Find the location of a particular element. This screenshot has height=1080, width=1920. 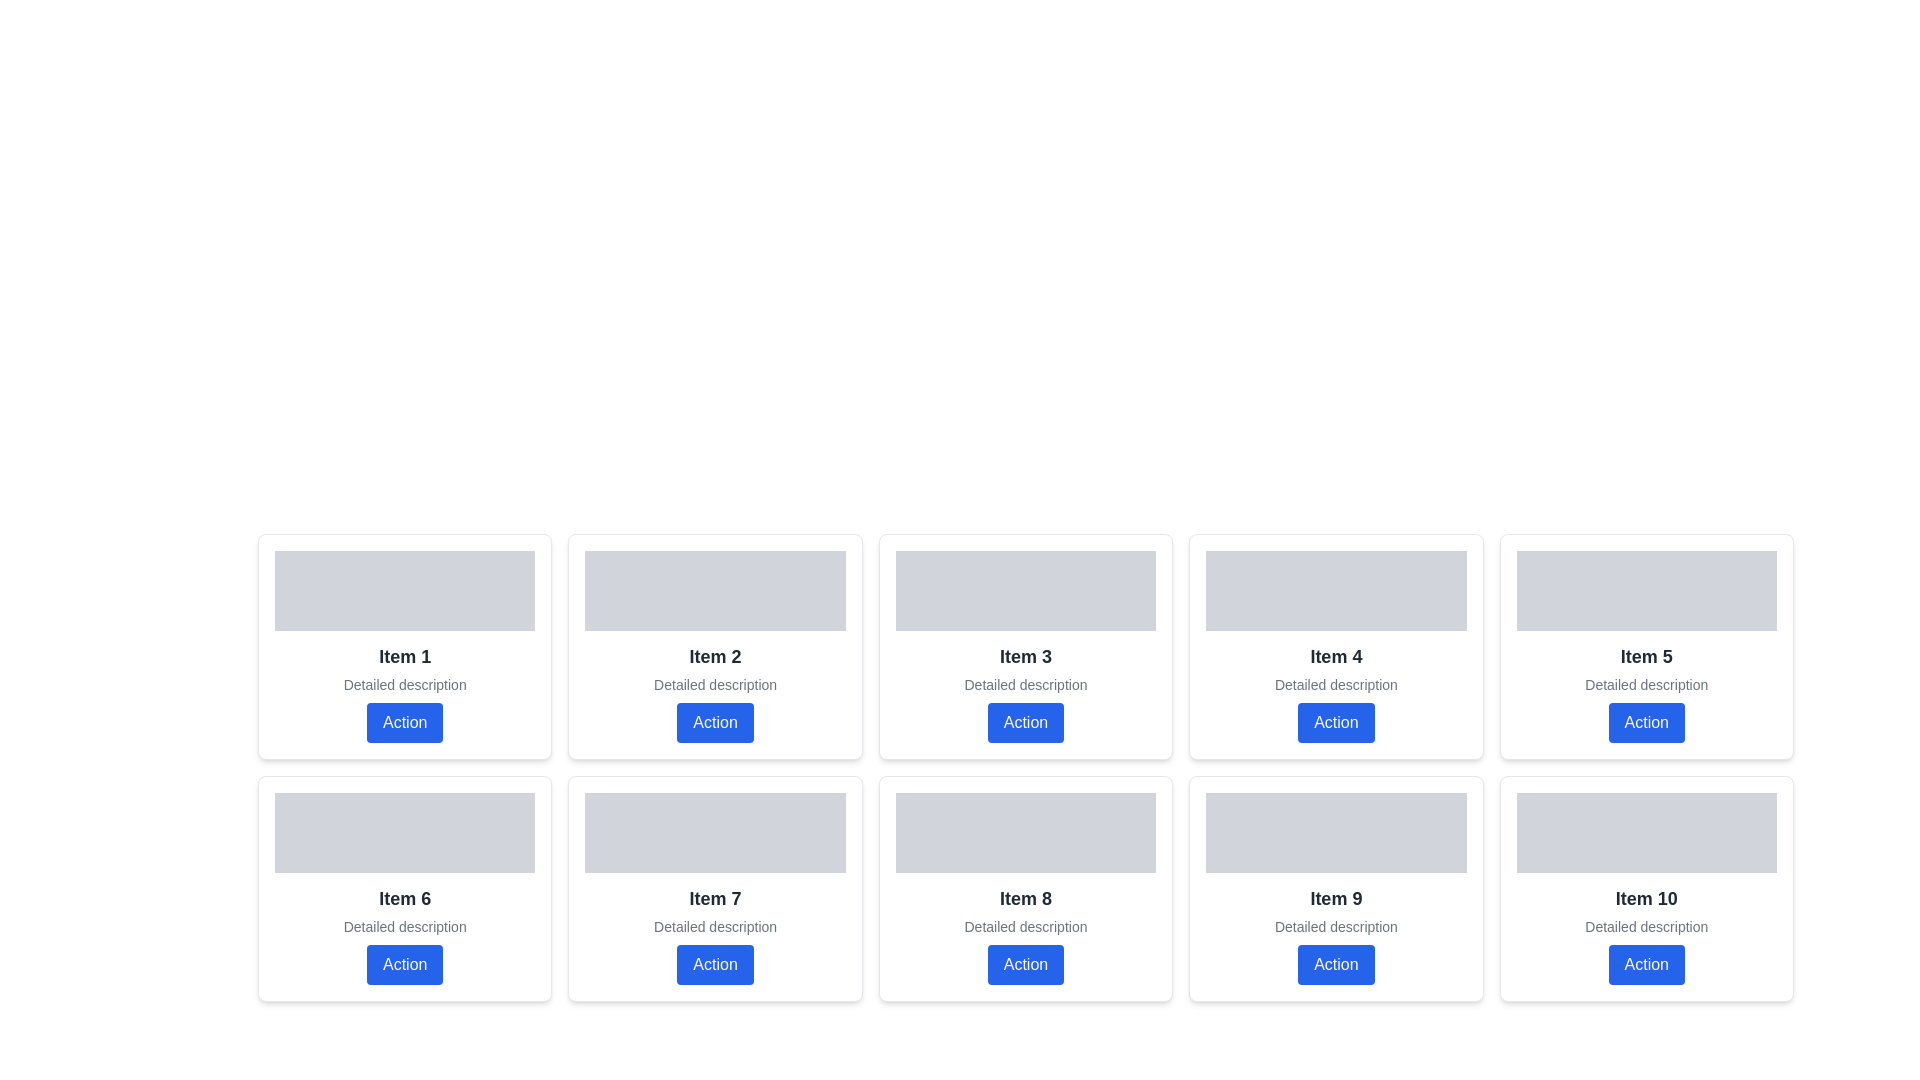

descriptive content of the fifth card in the grid layout, which contains bold text labeled 'Item 5' and a detailed description underneath is located at coordinates (1646, 647).